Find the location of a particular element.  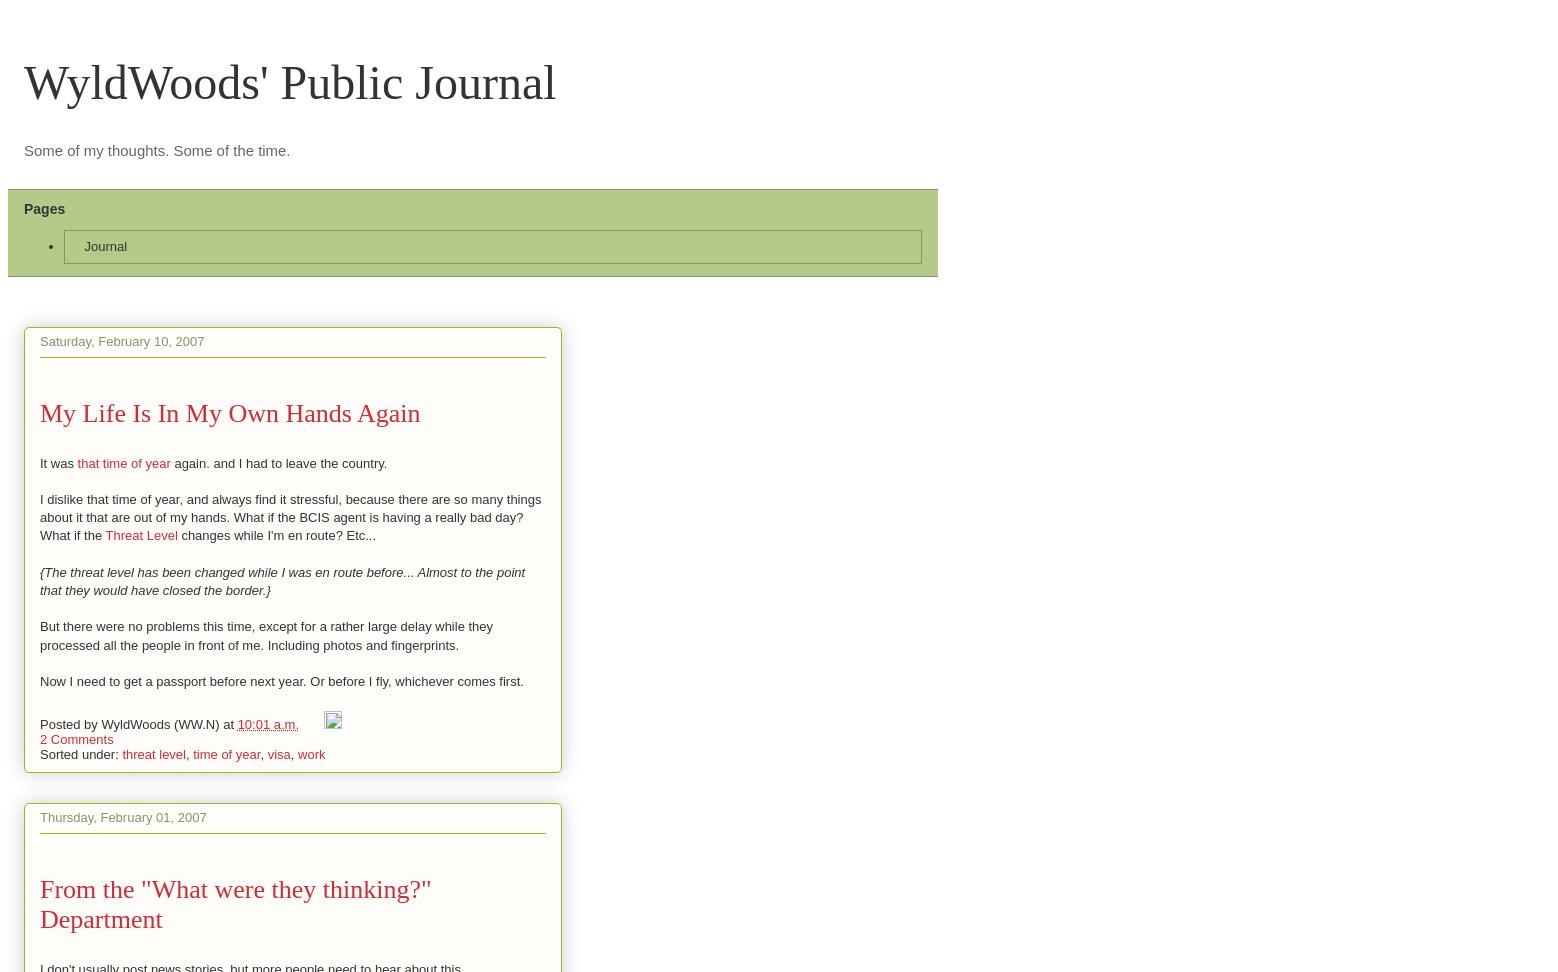

'2
Comments' is located at coordinates (76, 738).